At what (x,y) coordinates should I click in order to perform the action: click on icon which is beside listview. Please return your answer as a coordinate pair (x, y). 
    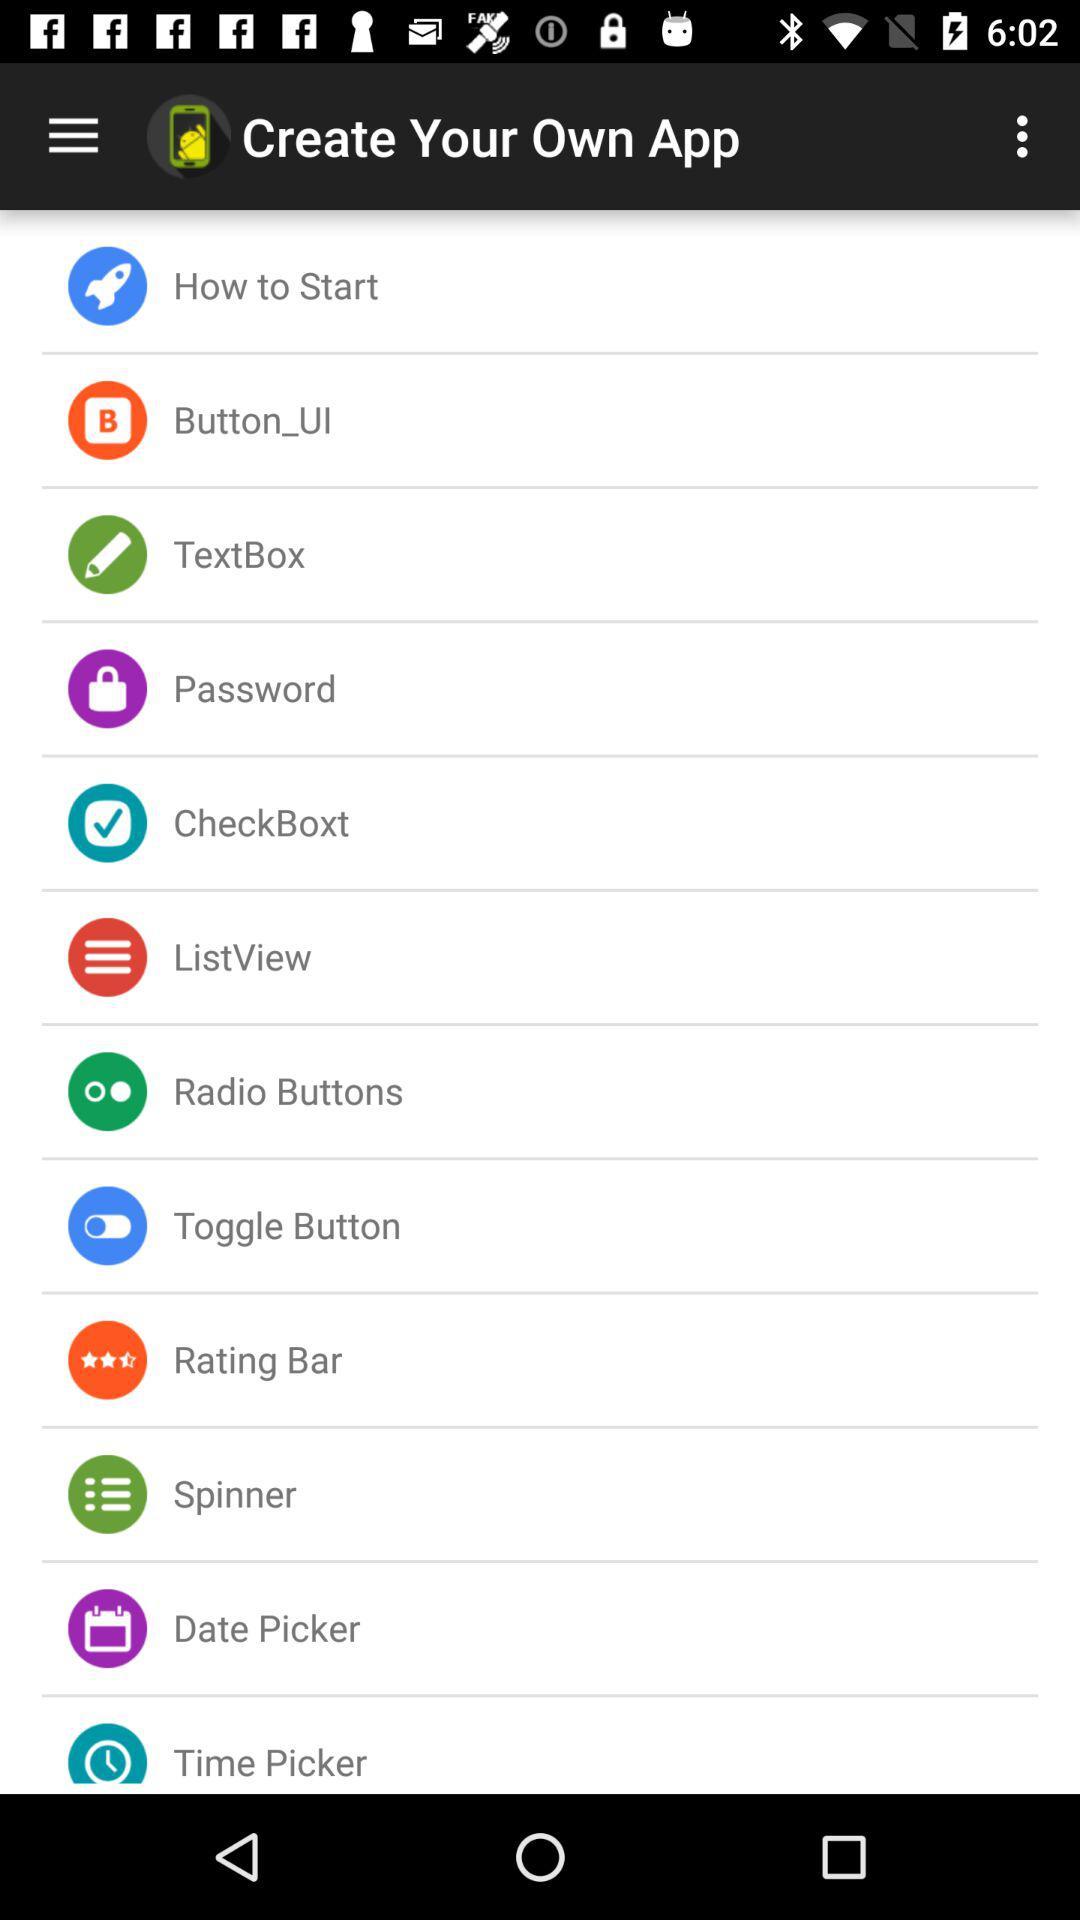
    Looking at the image, I should click on (107, 956).